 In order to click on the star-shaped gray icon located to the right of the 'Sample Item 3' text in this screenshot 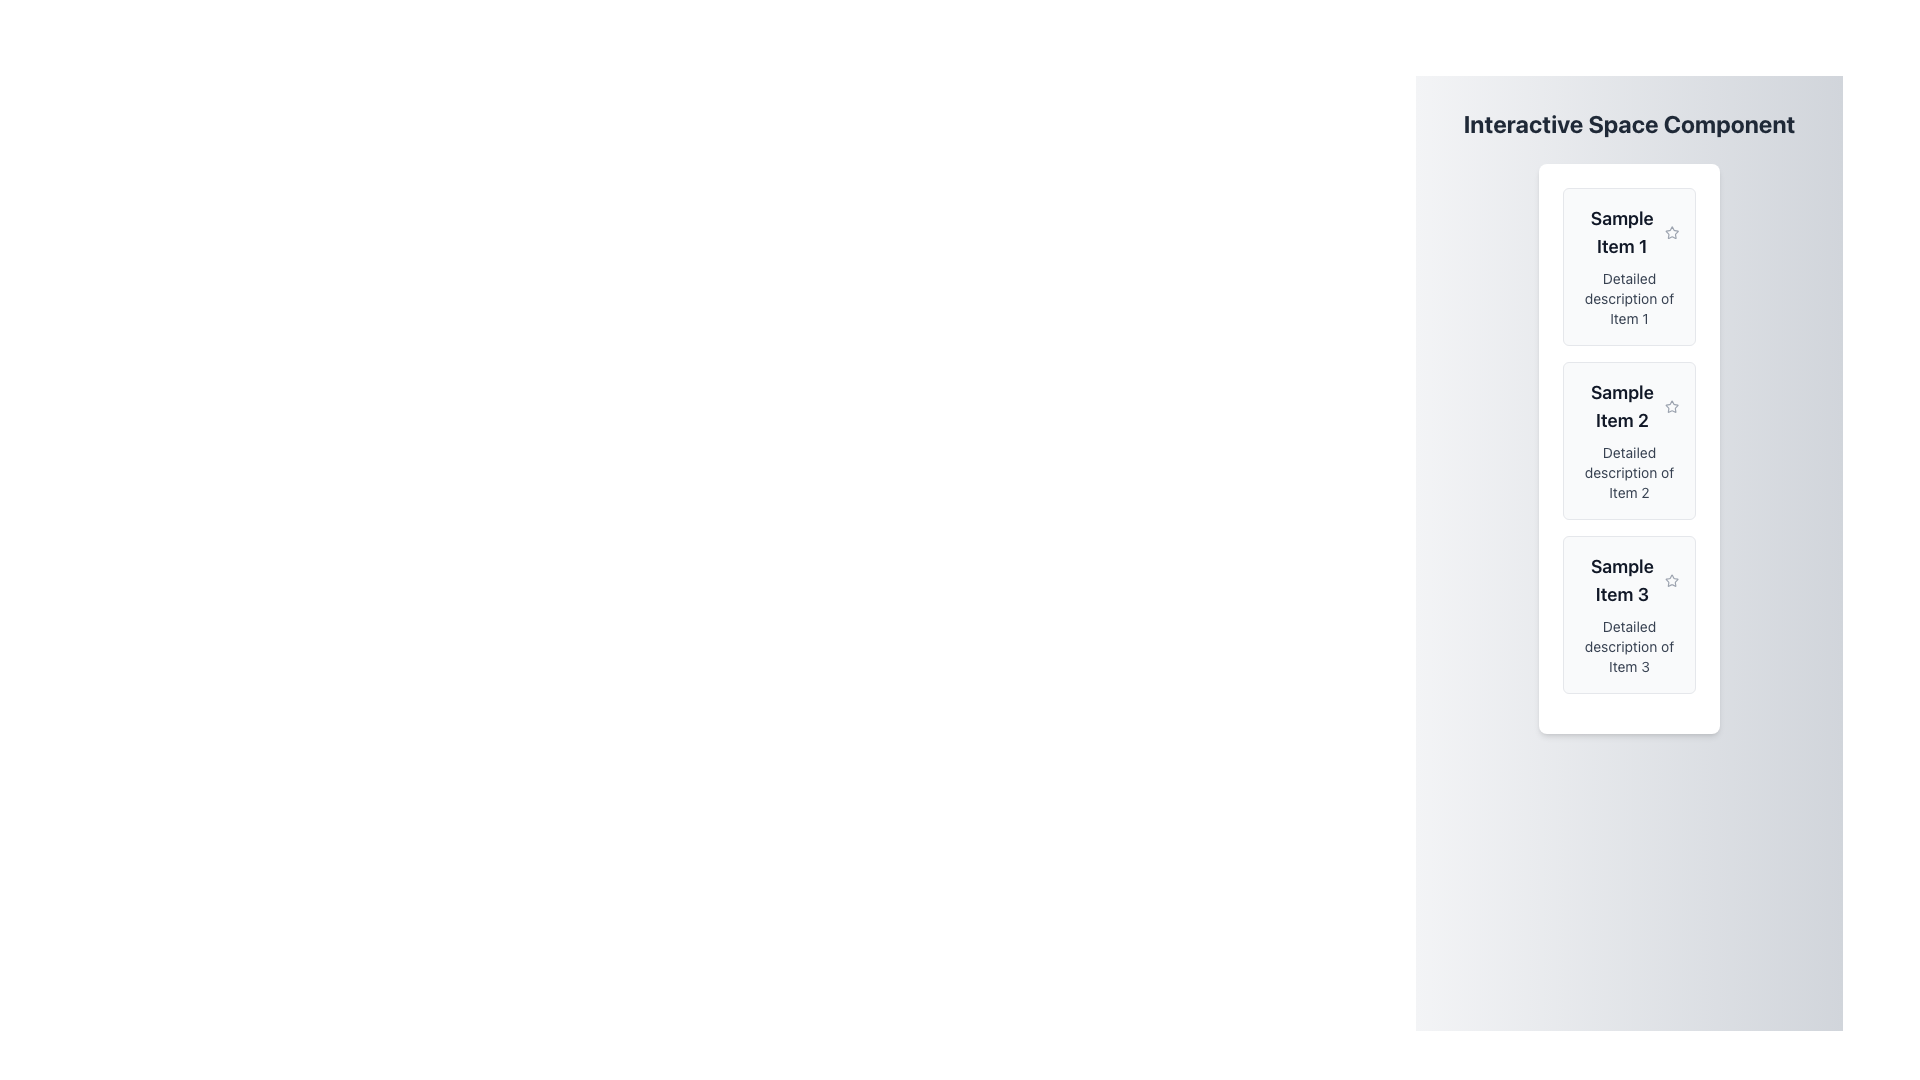, I will do `click(1672, 581)`.